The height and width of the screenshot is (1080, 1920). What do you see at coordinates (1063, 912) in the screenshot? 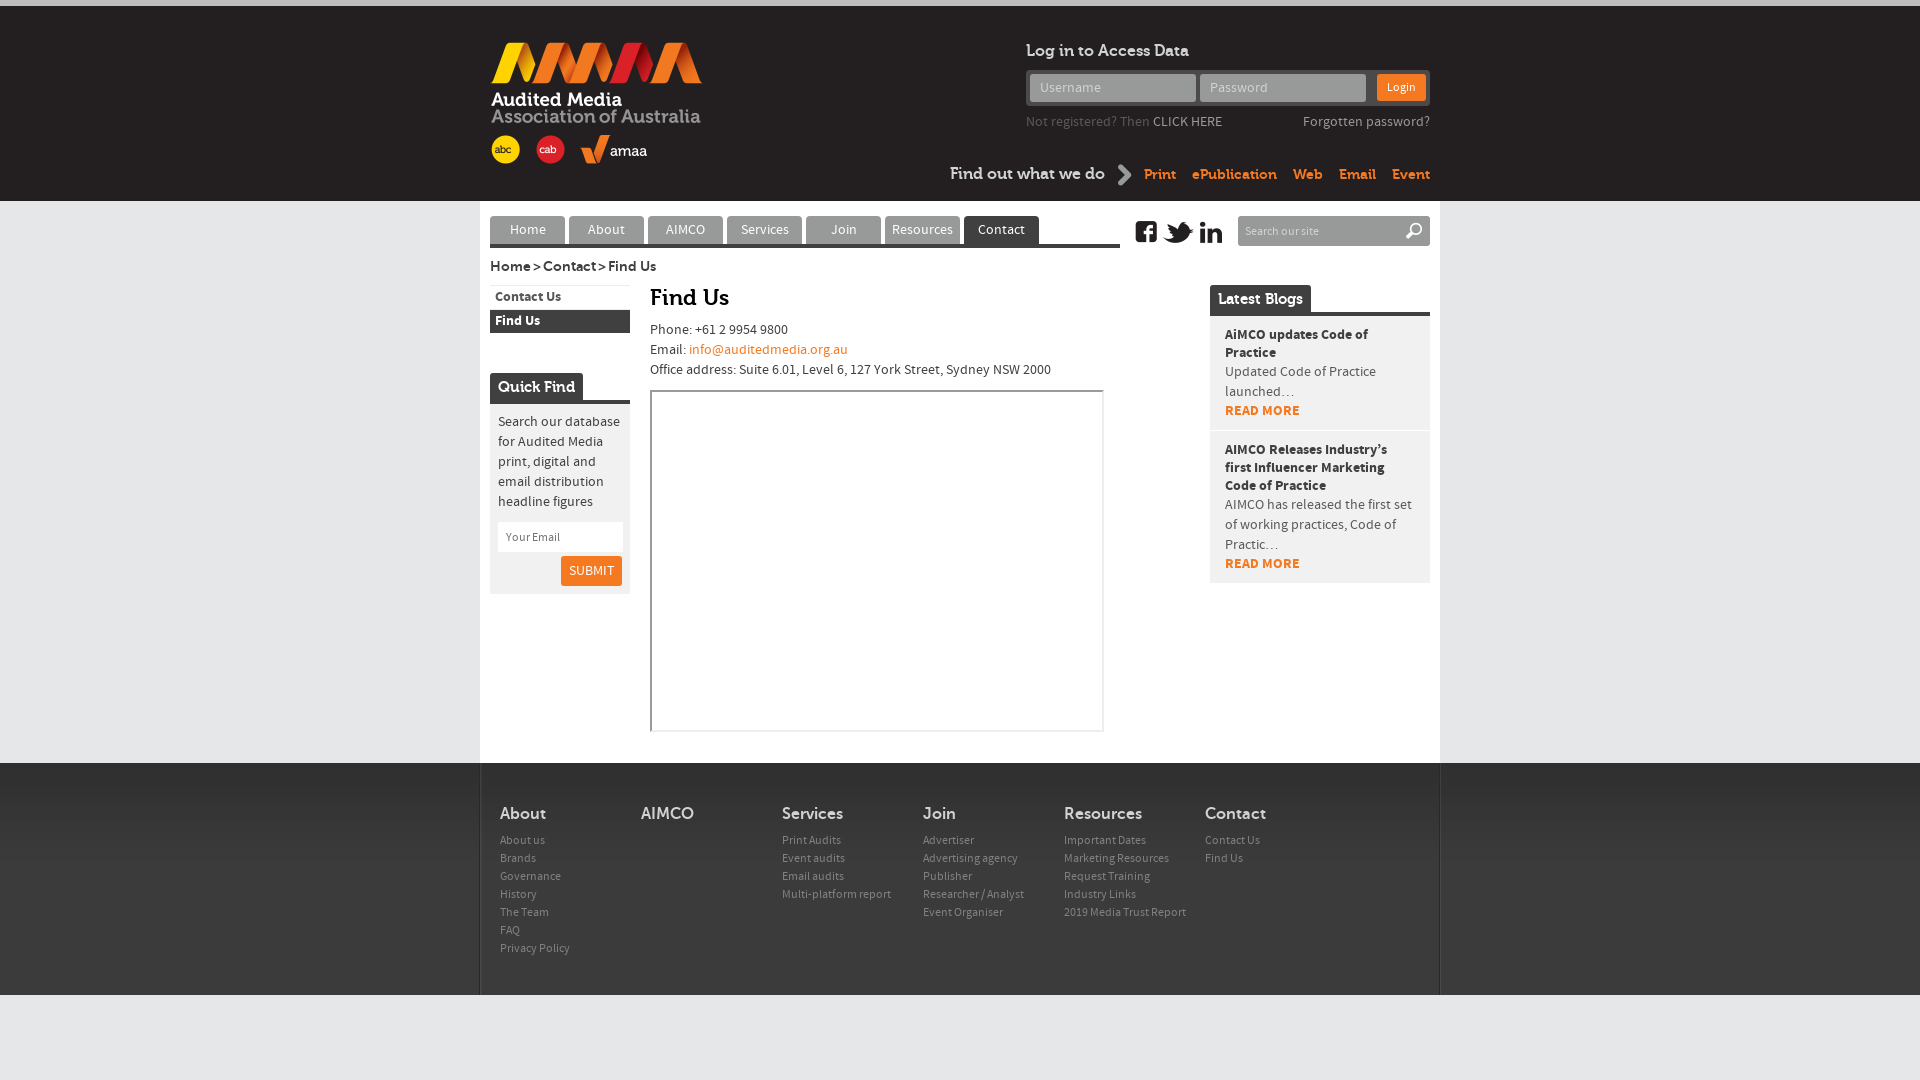
I see `'2019 Media Trust Report'` at bounding box center [1063, 912].